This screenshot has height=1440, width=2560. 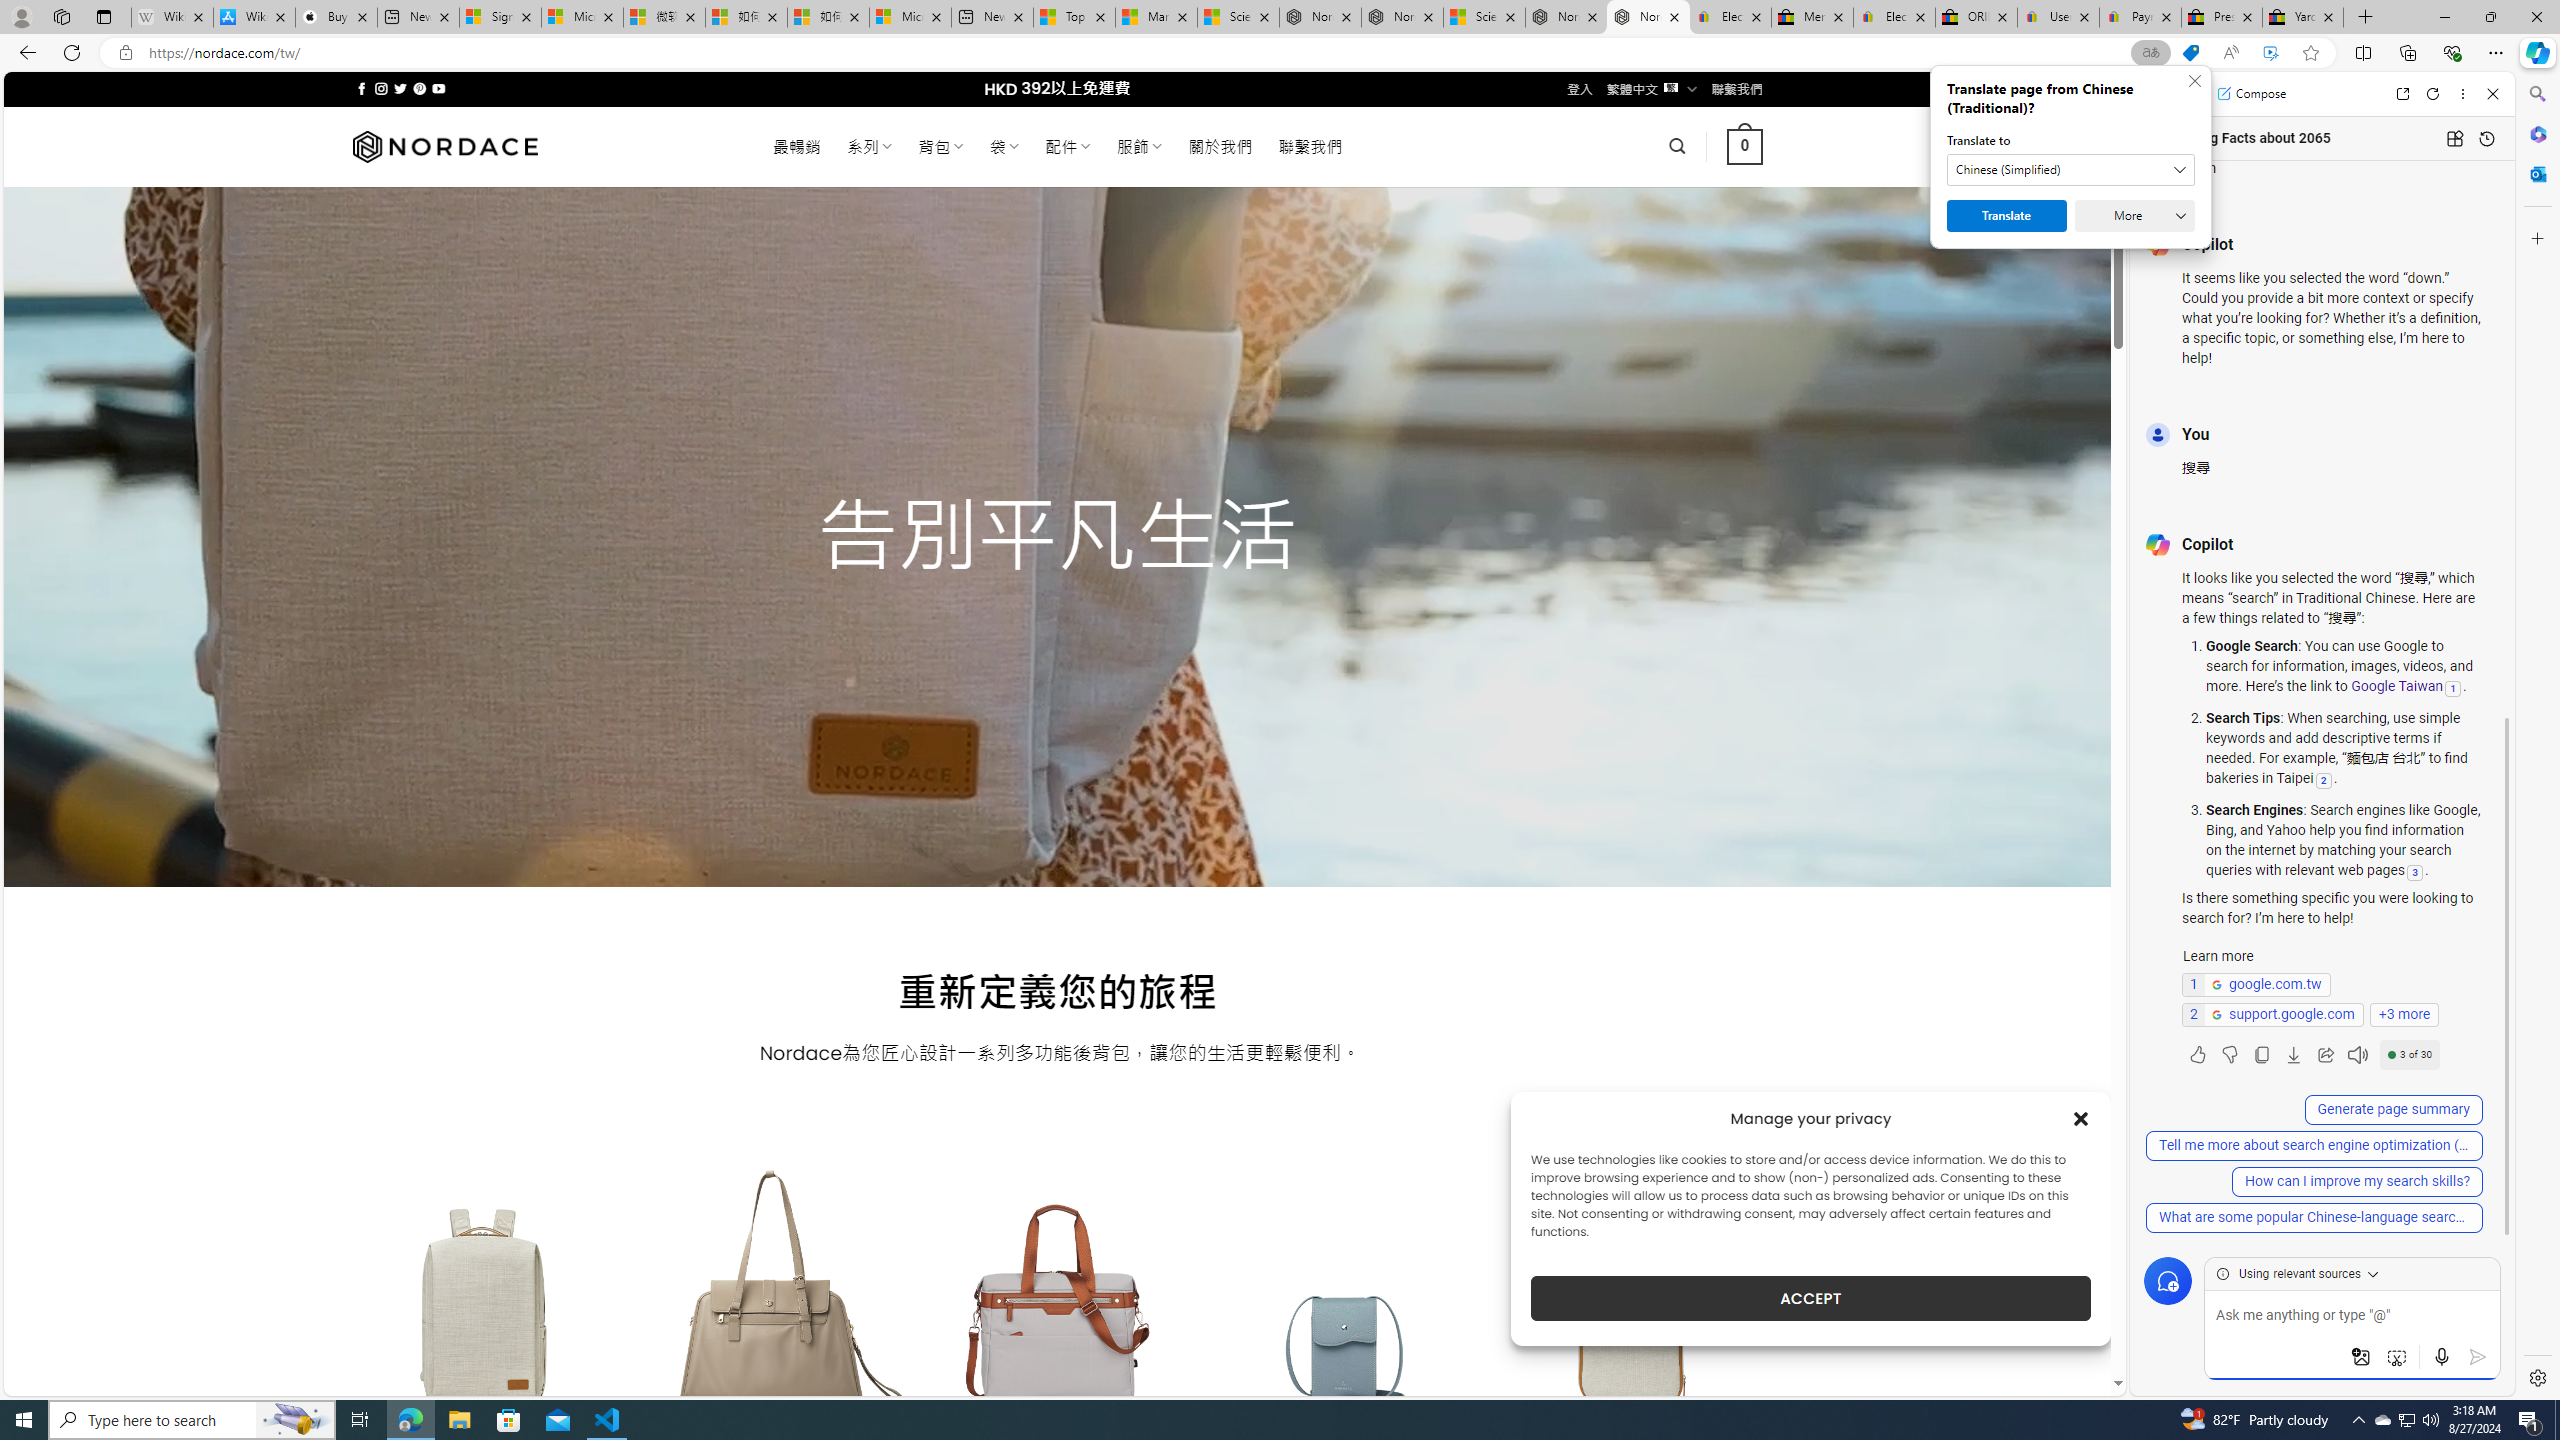 I want to click on 'Compose', so click(x=2250, y=92).